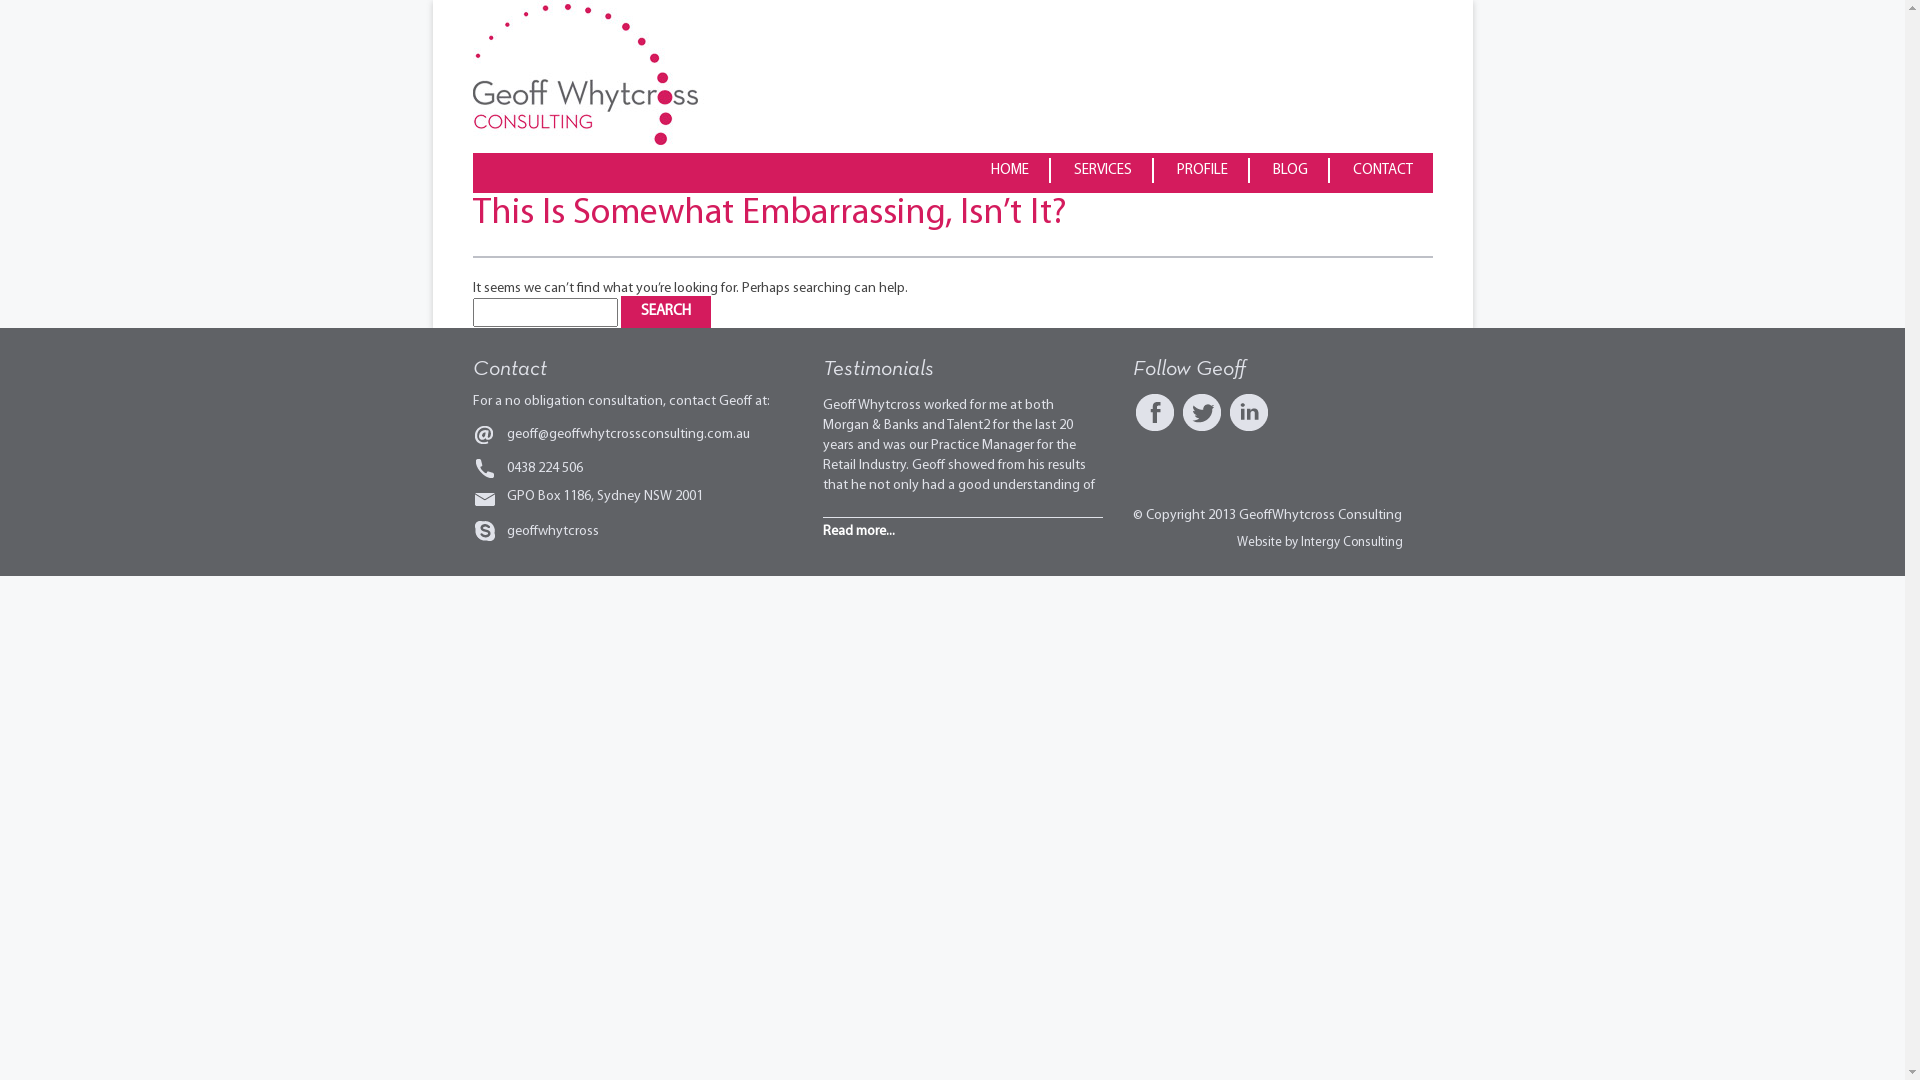  What do you see at coordinates (1331, 169) in the screenshot?
I see `'CONTACT'` at bounding box center [1331, 169].